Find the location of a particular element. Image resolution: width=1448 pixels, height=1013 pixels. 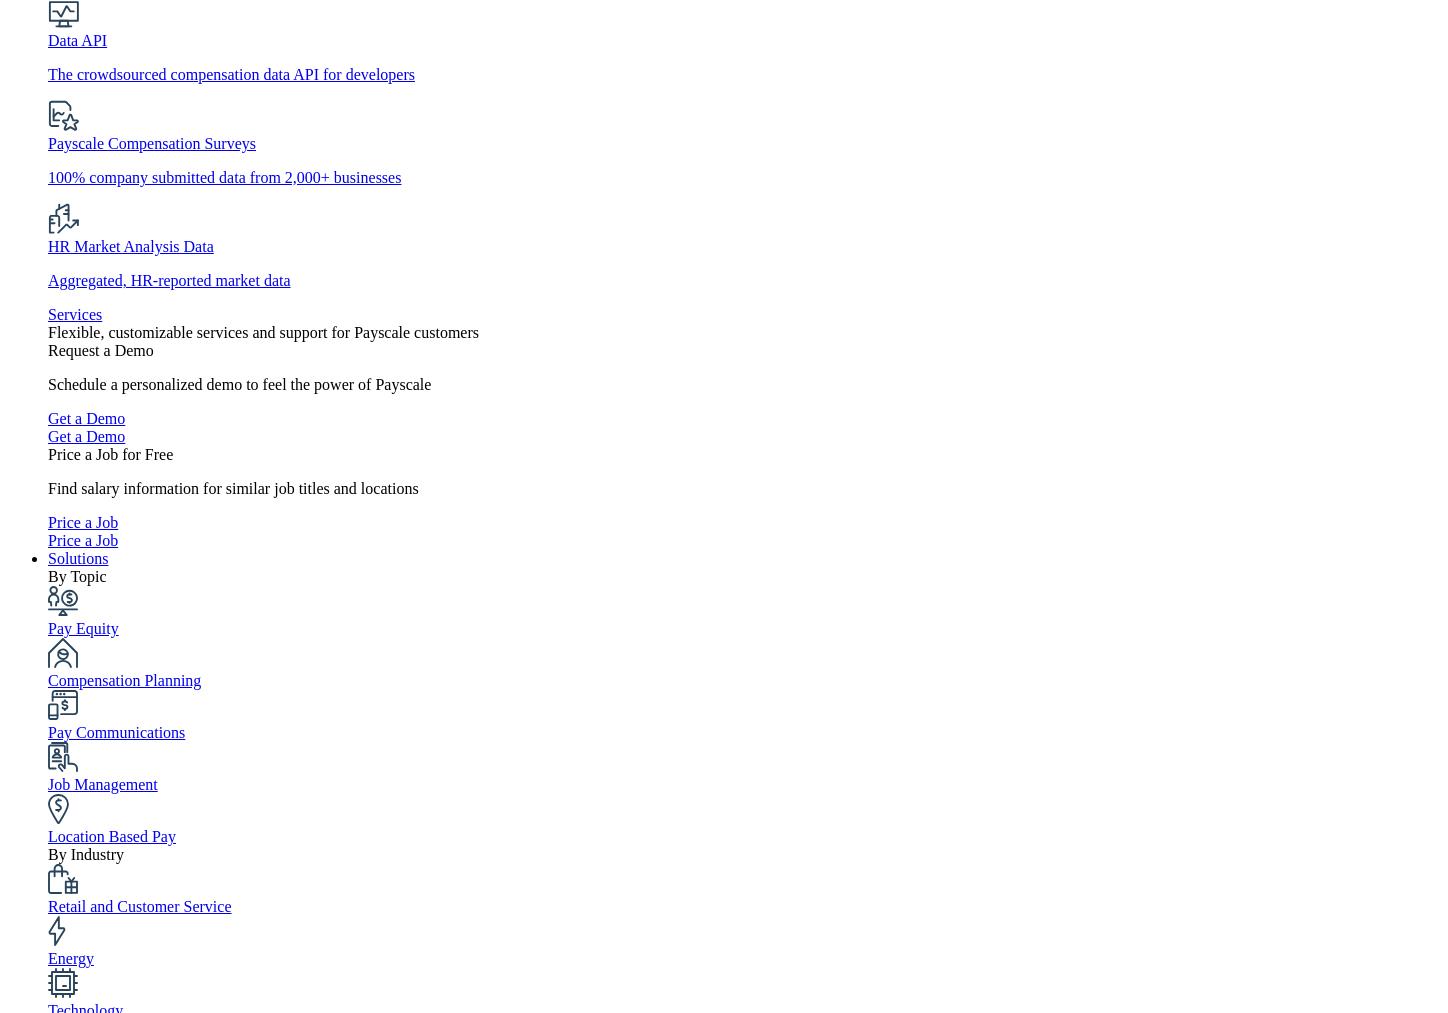

'Payscale Compensation Surveys' is located at coordinates (150, 143).